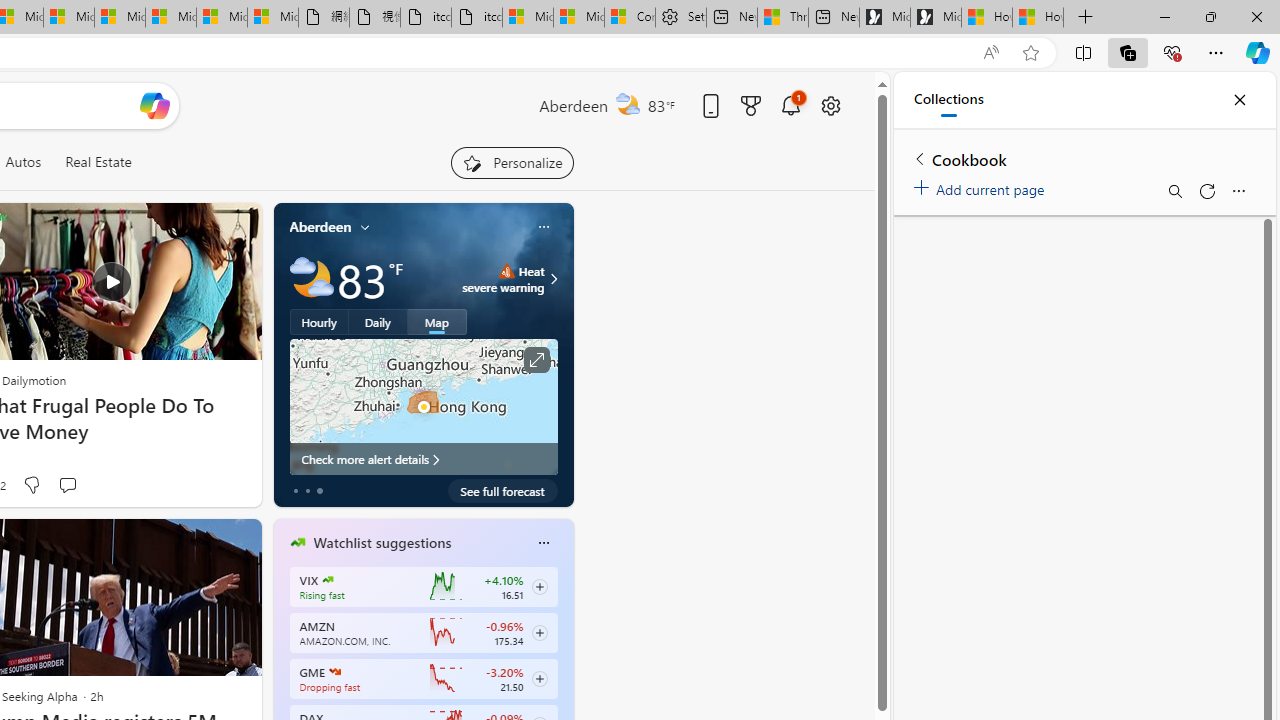 Image resolution: width=1280 pixels, height=720 pixels. Describe the element at coordinates (365, 226) in the screenshot. I see `'My location'` at that location.